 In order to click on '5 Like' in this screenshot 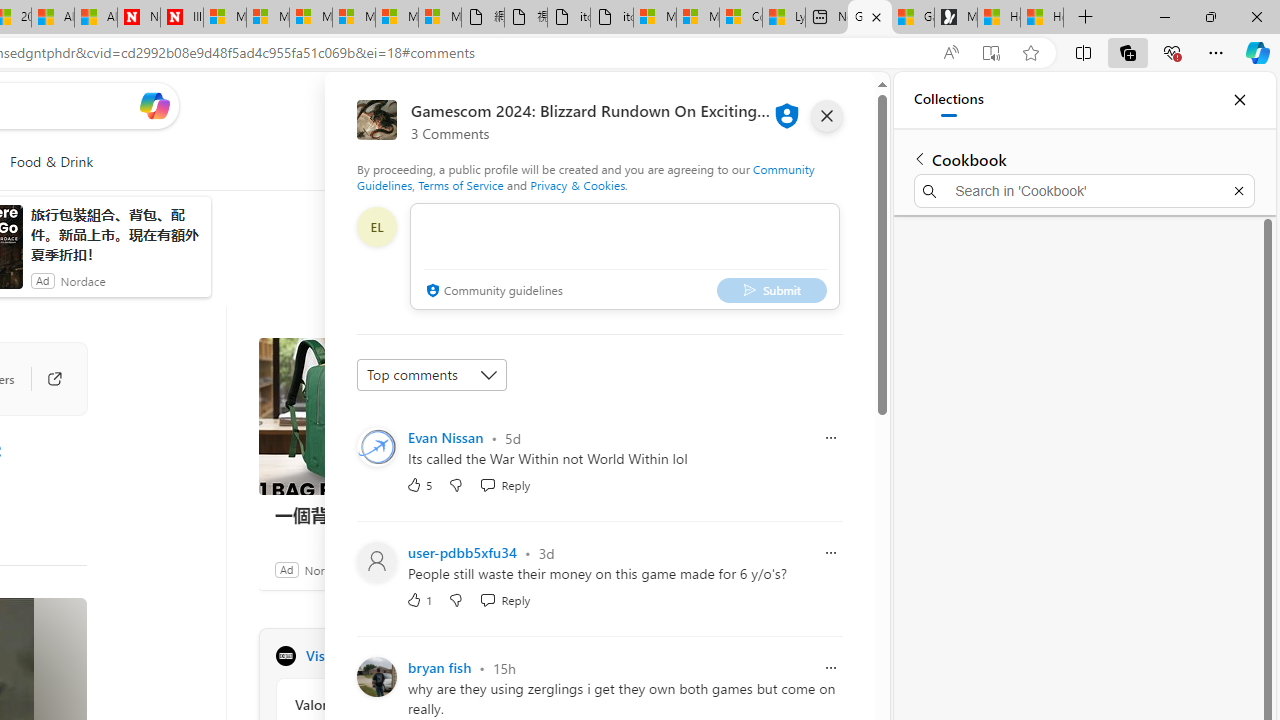, I will do `click(418, 484)`.